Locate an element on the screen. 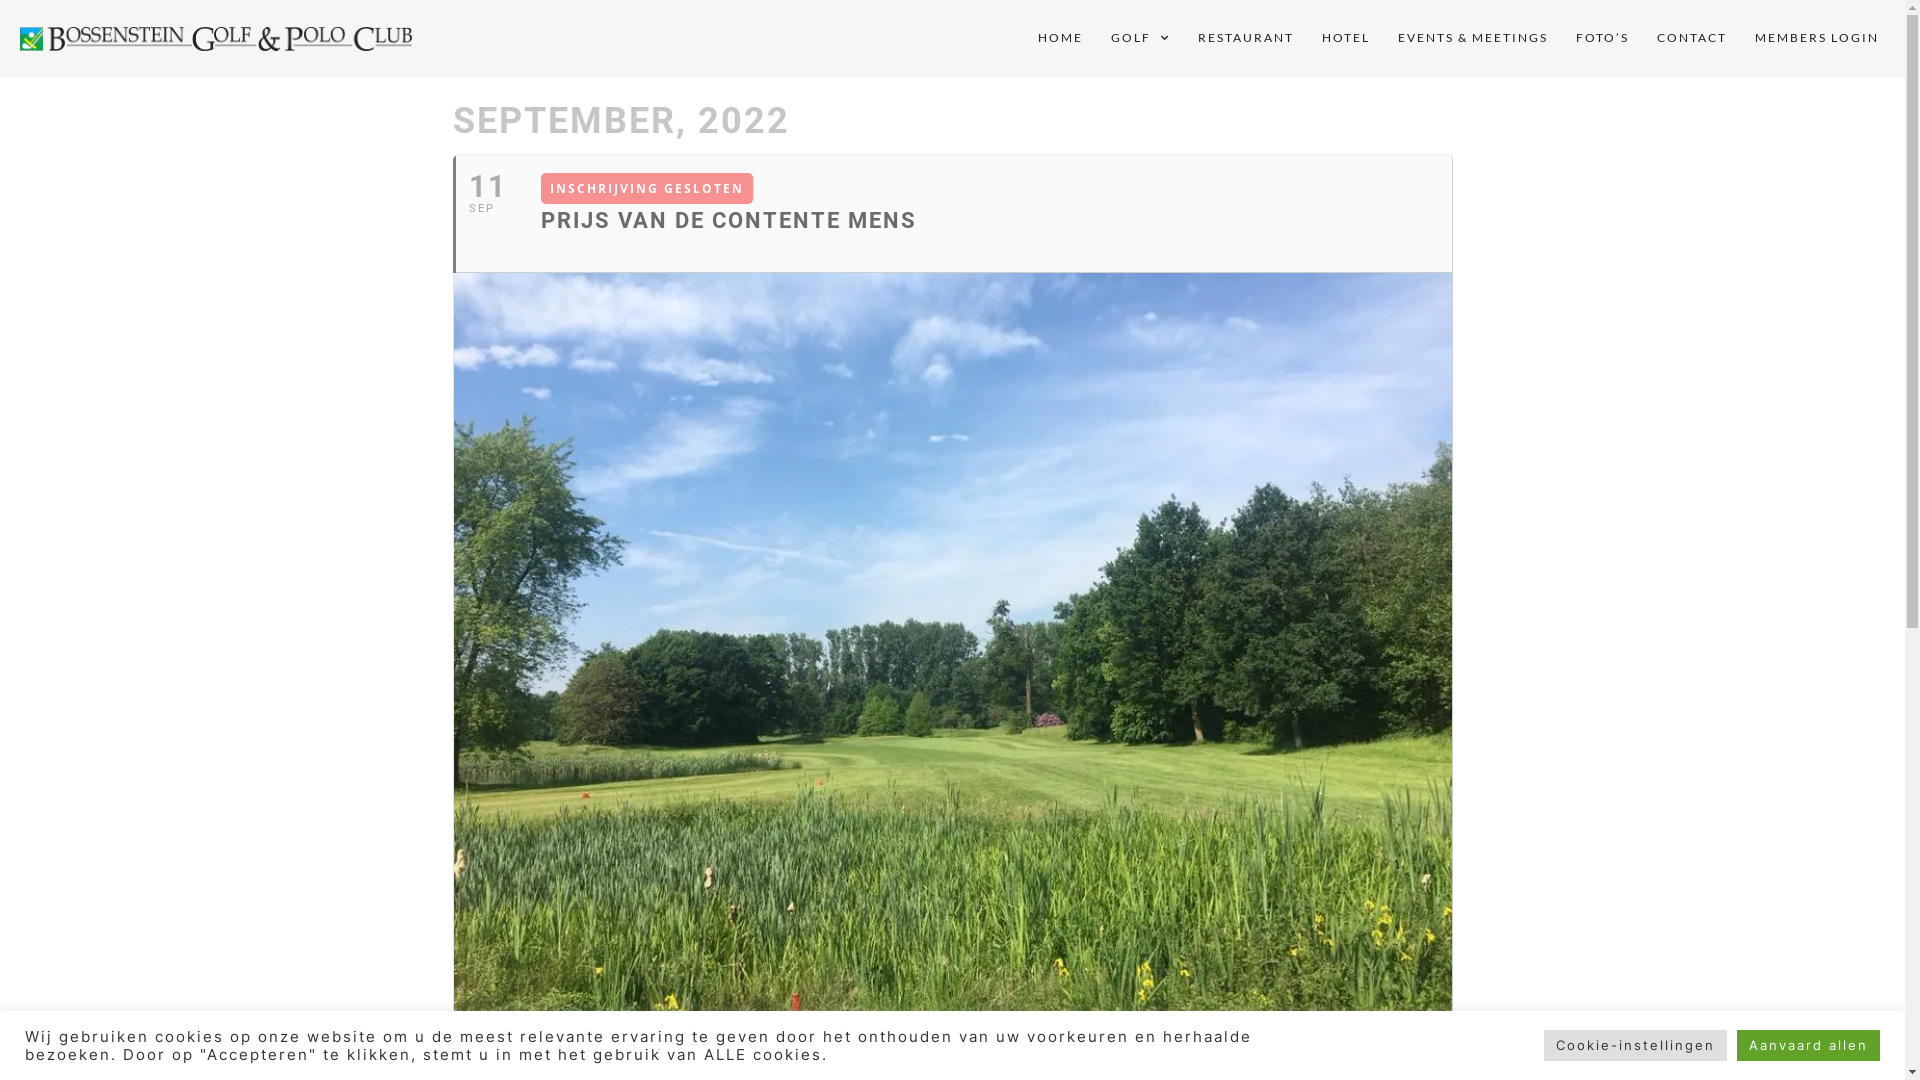  'MEMBERS LOGIN' is located at coordinates (1817, 38).